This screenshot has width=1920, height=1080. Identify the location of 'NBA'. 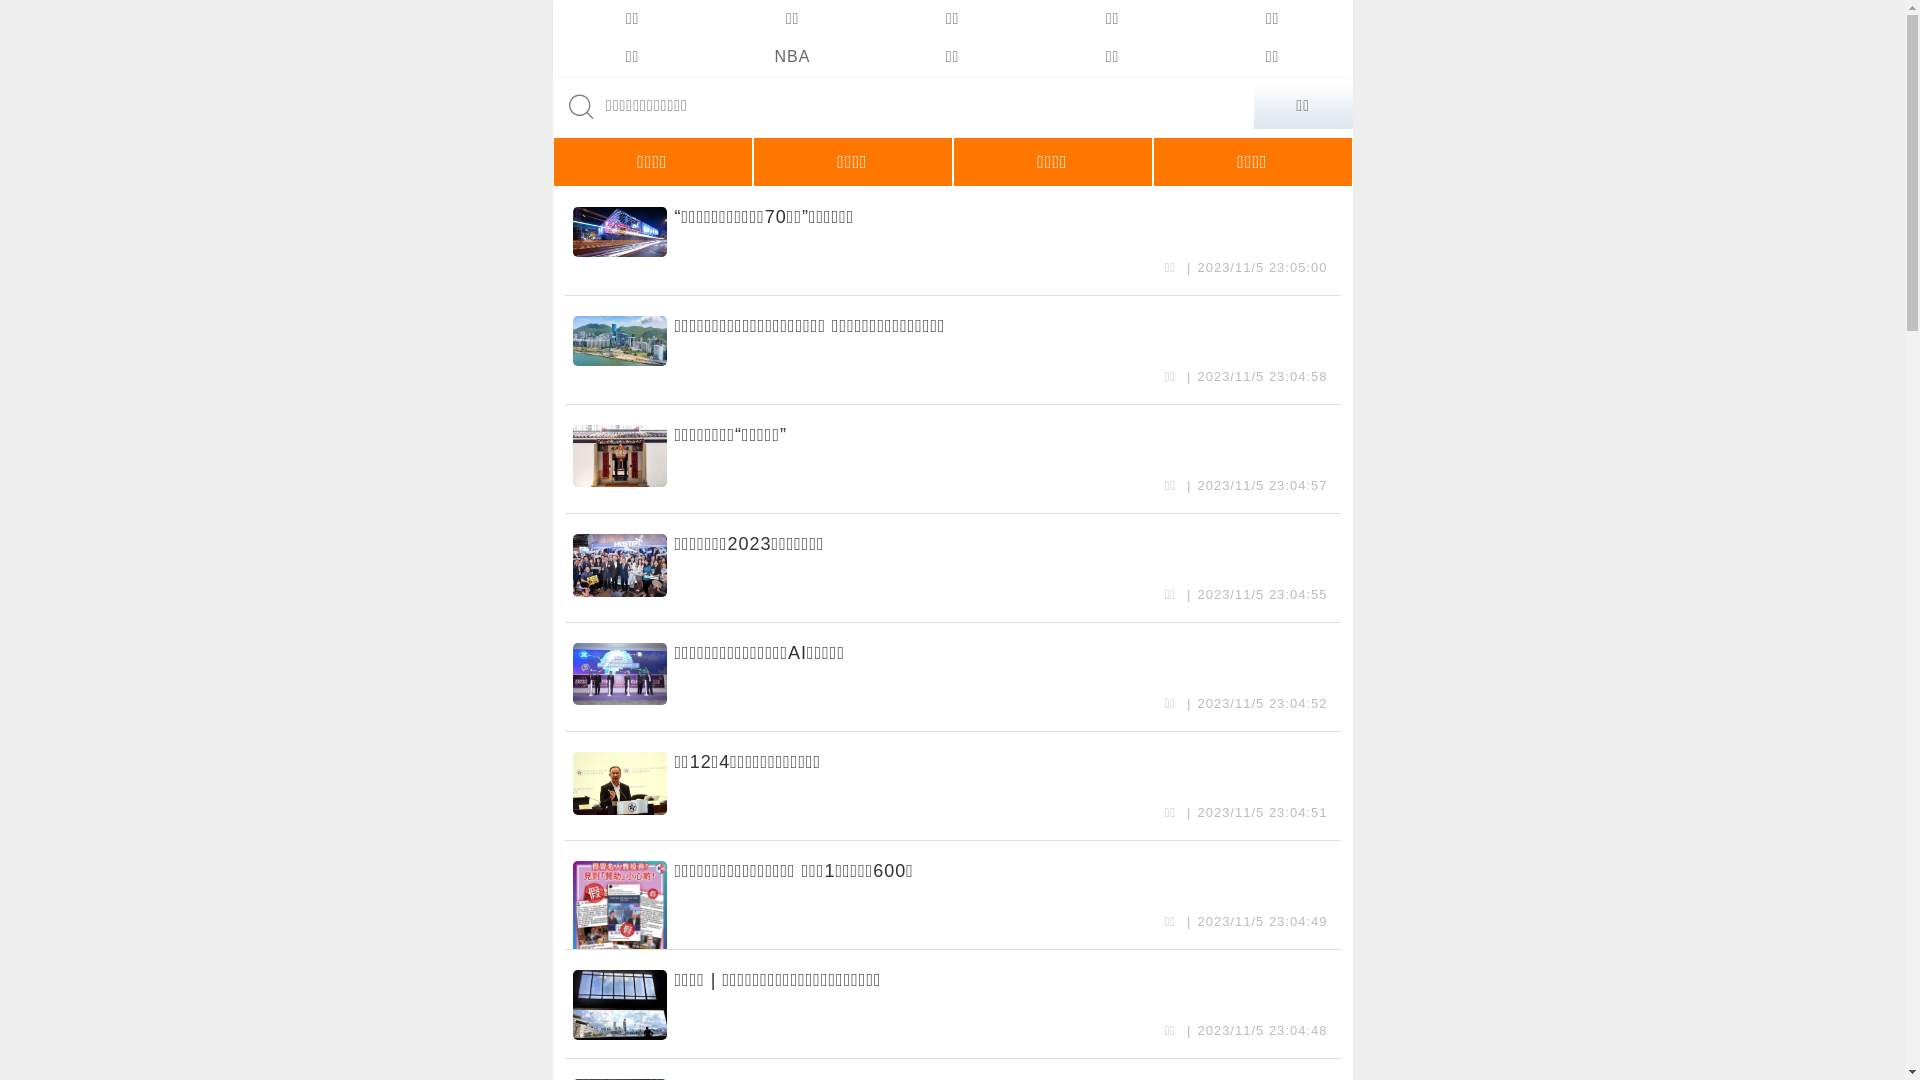
(711, 56).